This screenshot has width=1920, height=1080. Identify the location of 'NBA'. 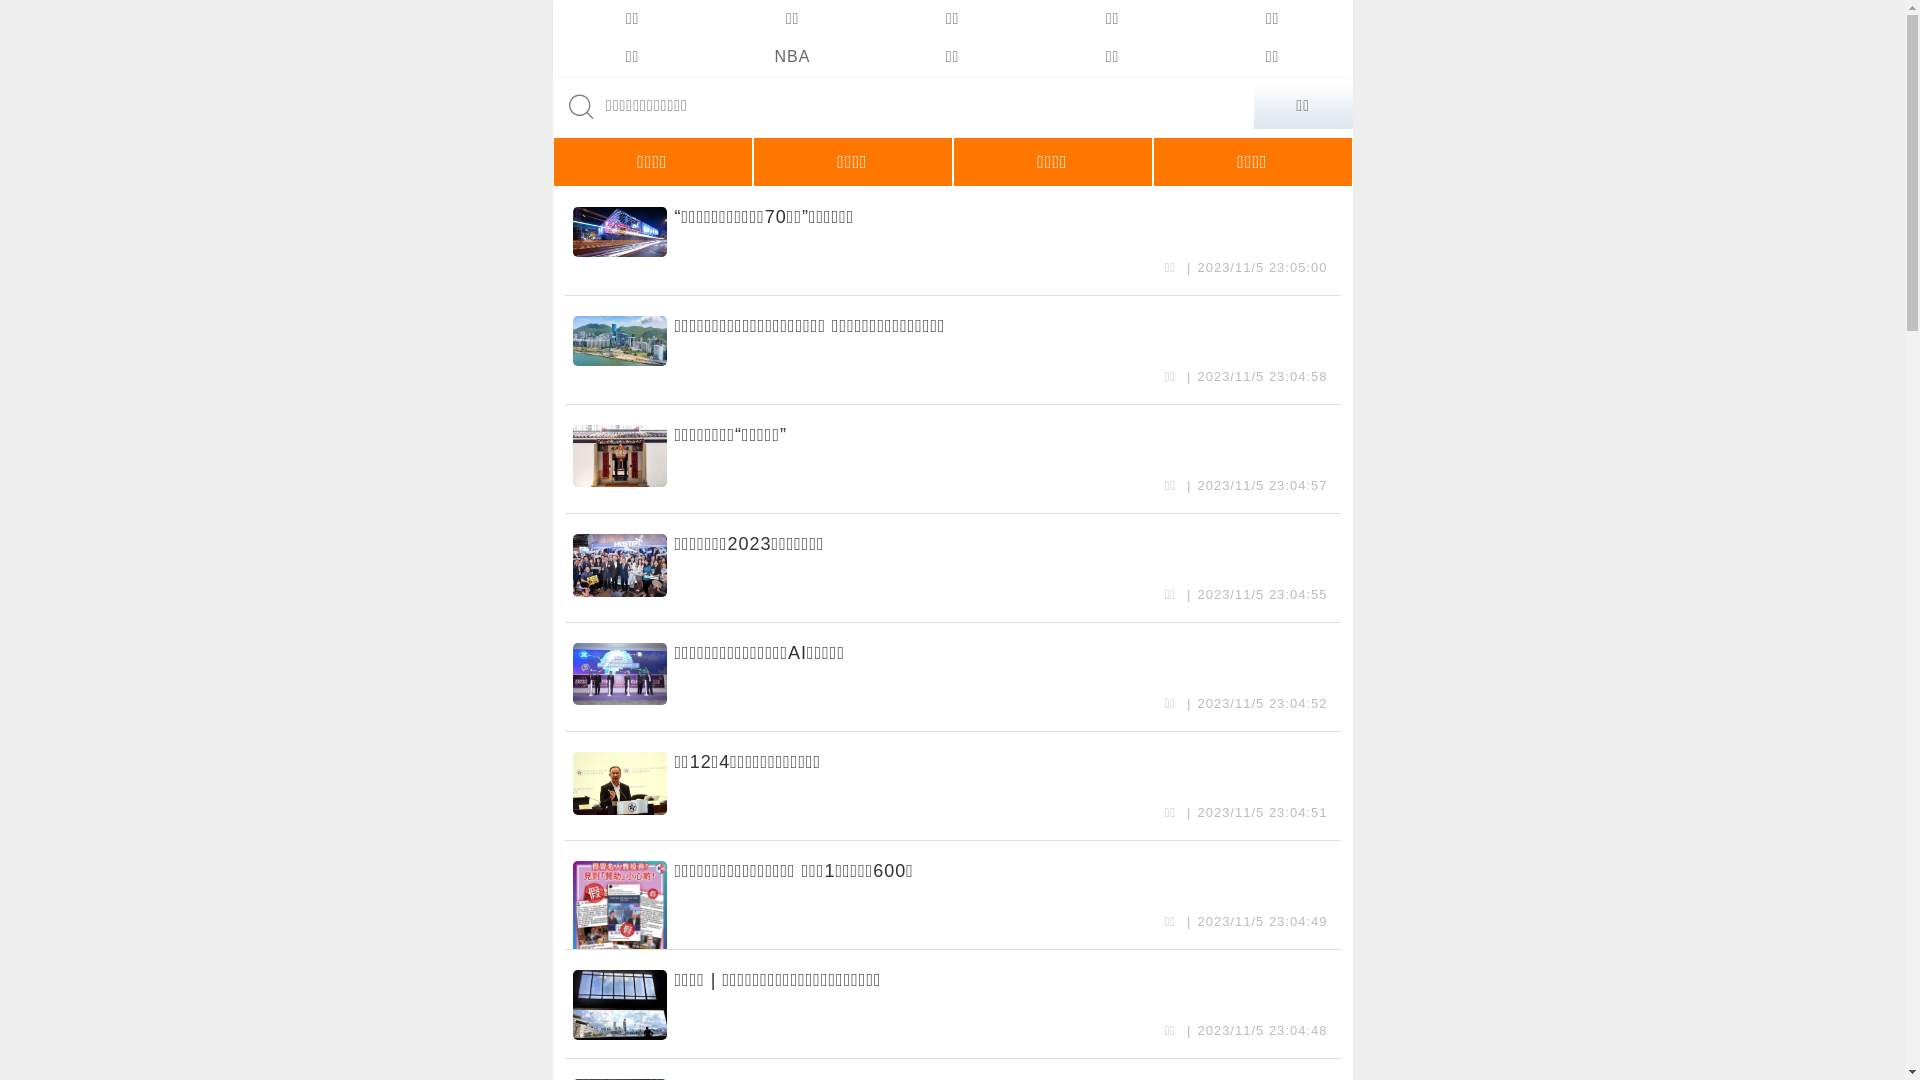
(711, 56).